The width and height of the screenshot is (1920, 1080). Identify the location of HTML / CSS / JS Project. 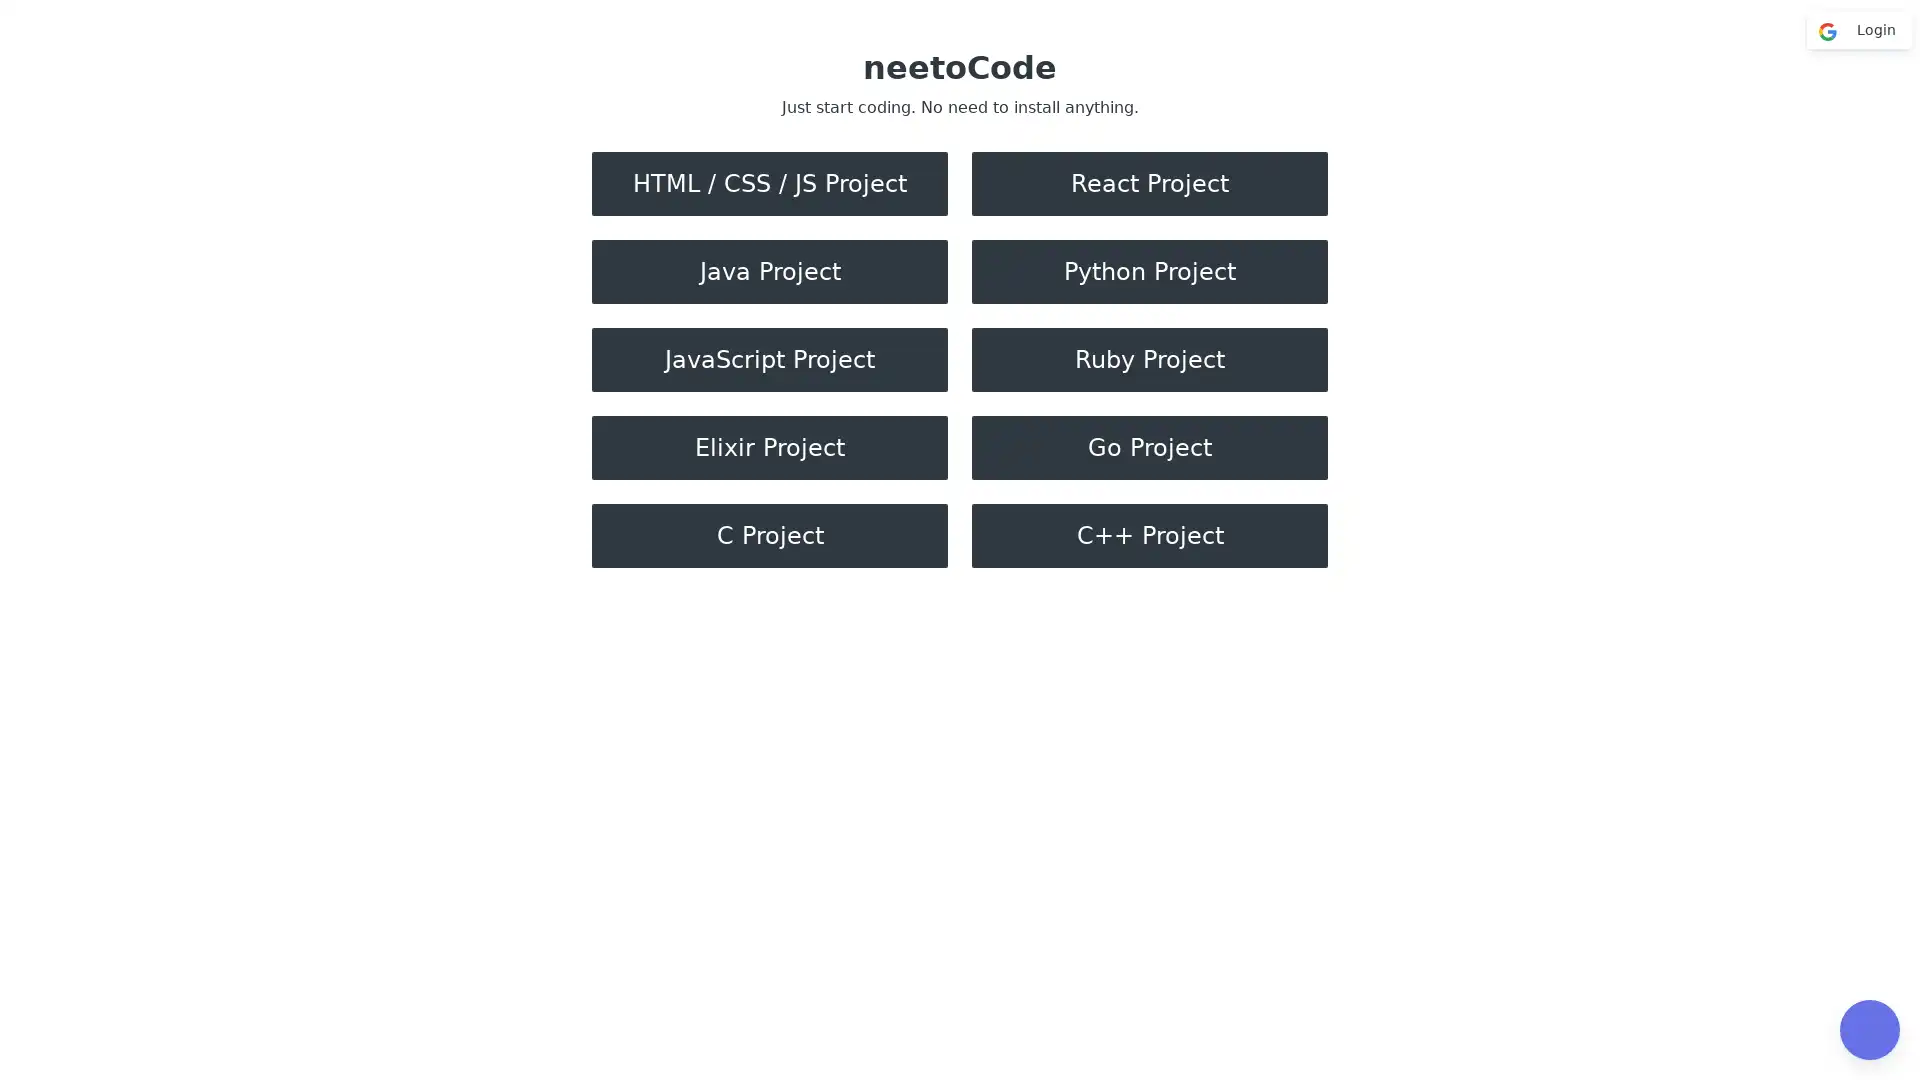
(768, 184).